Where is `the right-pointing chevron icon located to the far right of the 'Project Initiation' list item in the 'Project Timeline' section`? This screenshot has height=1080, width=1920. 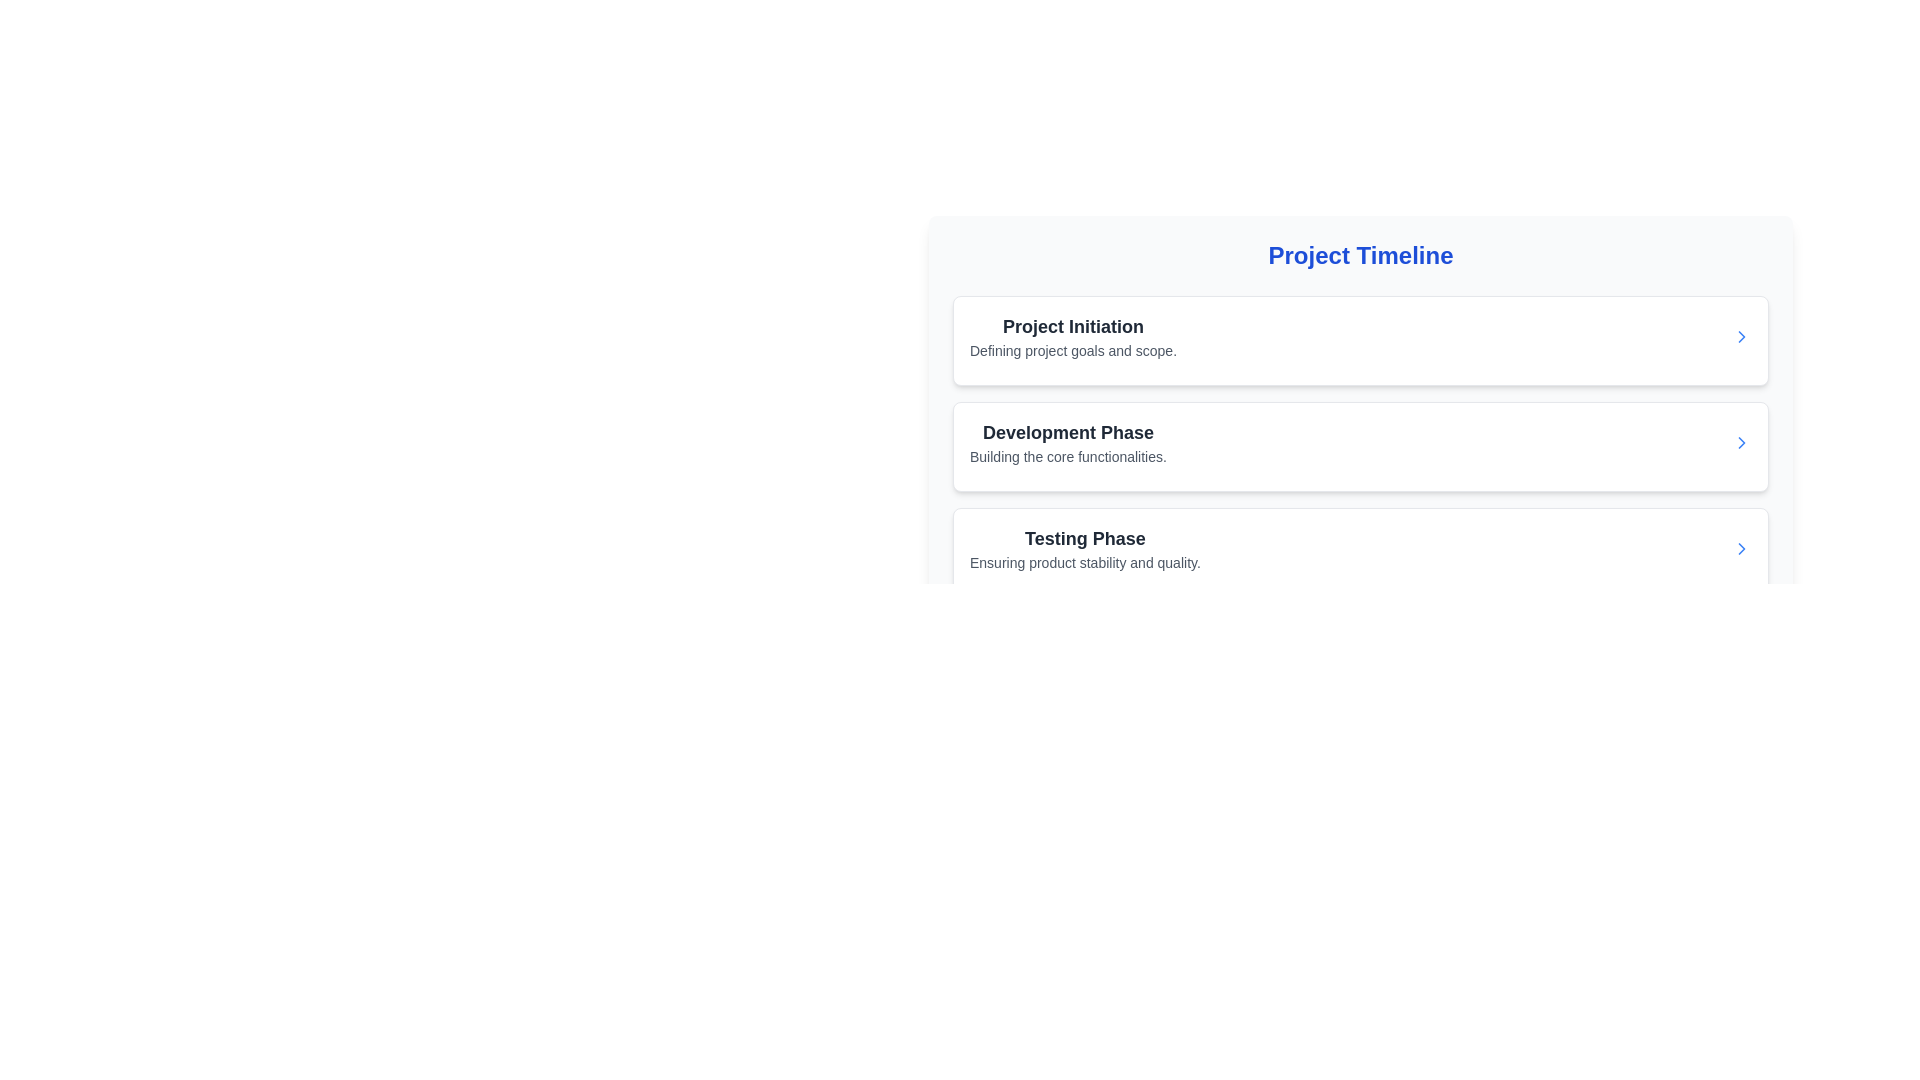
the right-pointing chevron icon located to the far right of the 'Project Initiation' list item in the 'Project Timeline' section is located at coordinates (1741, 335).